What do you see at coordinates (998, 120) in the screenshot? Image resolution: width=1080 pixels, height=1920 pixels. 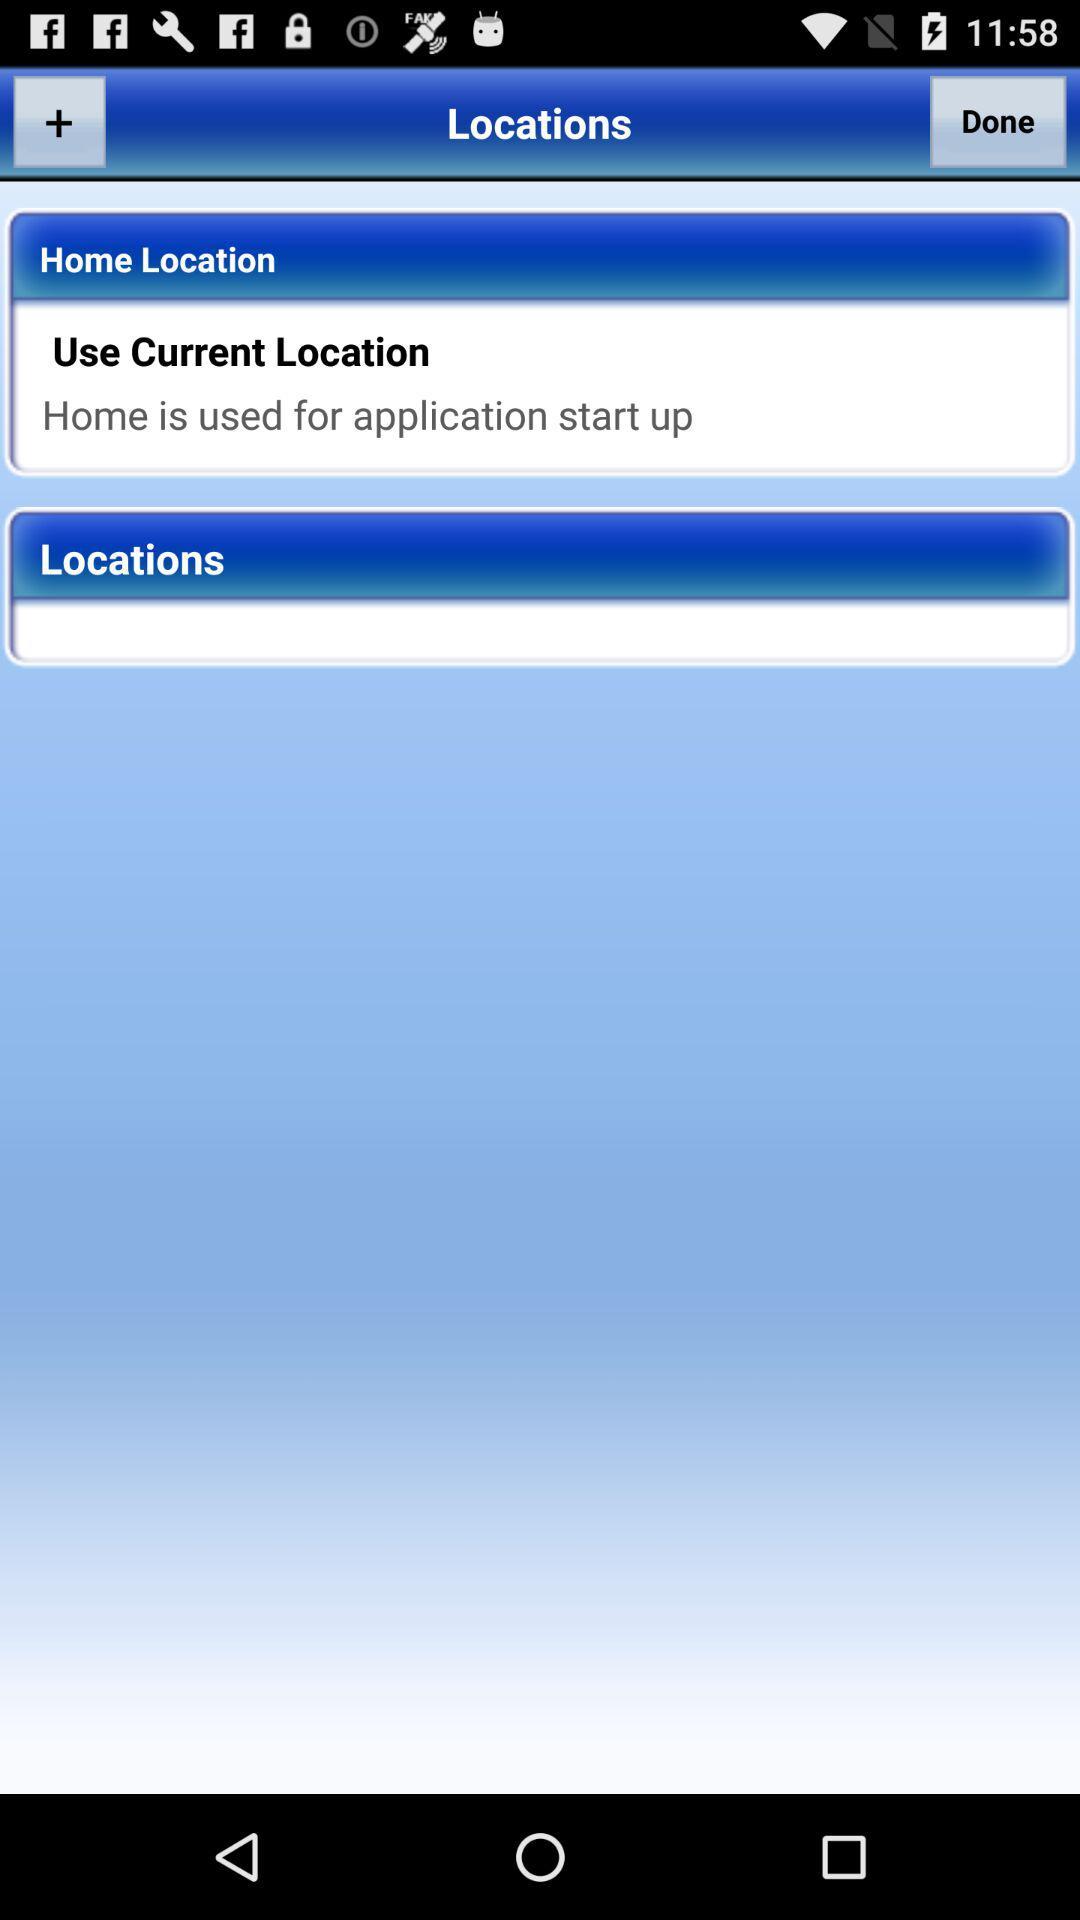 I see `the item to the right of locations app` at bounding box center [998, 120].